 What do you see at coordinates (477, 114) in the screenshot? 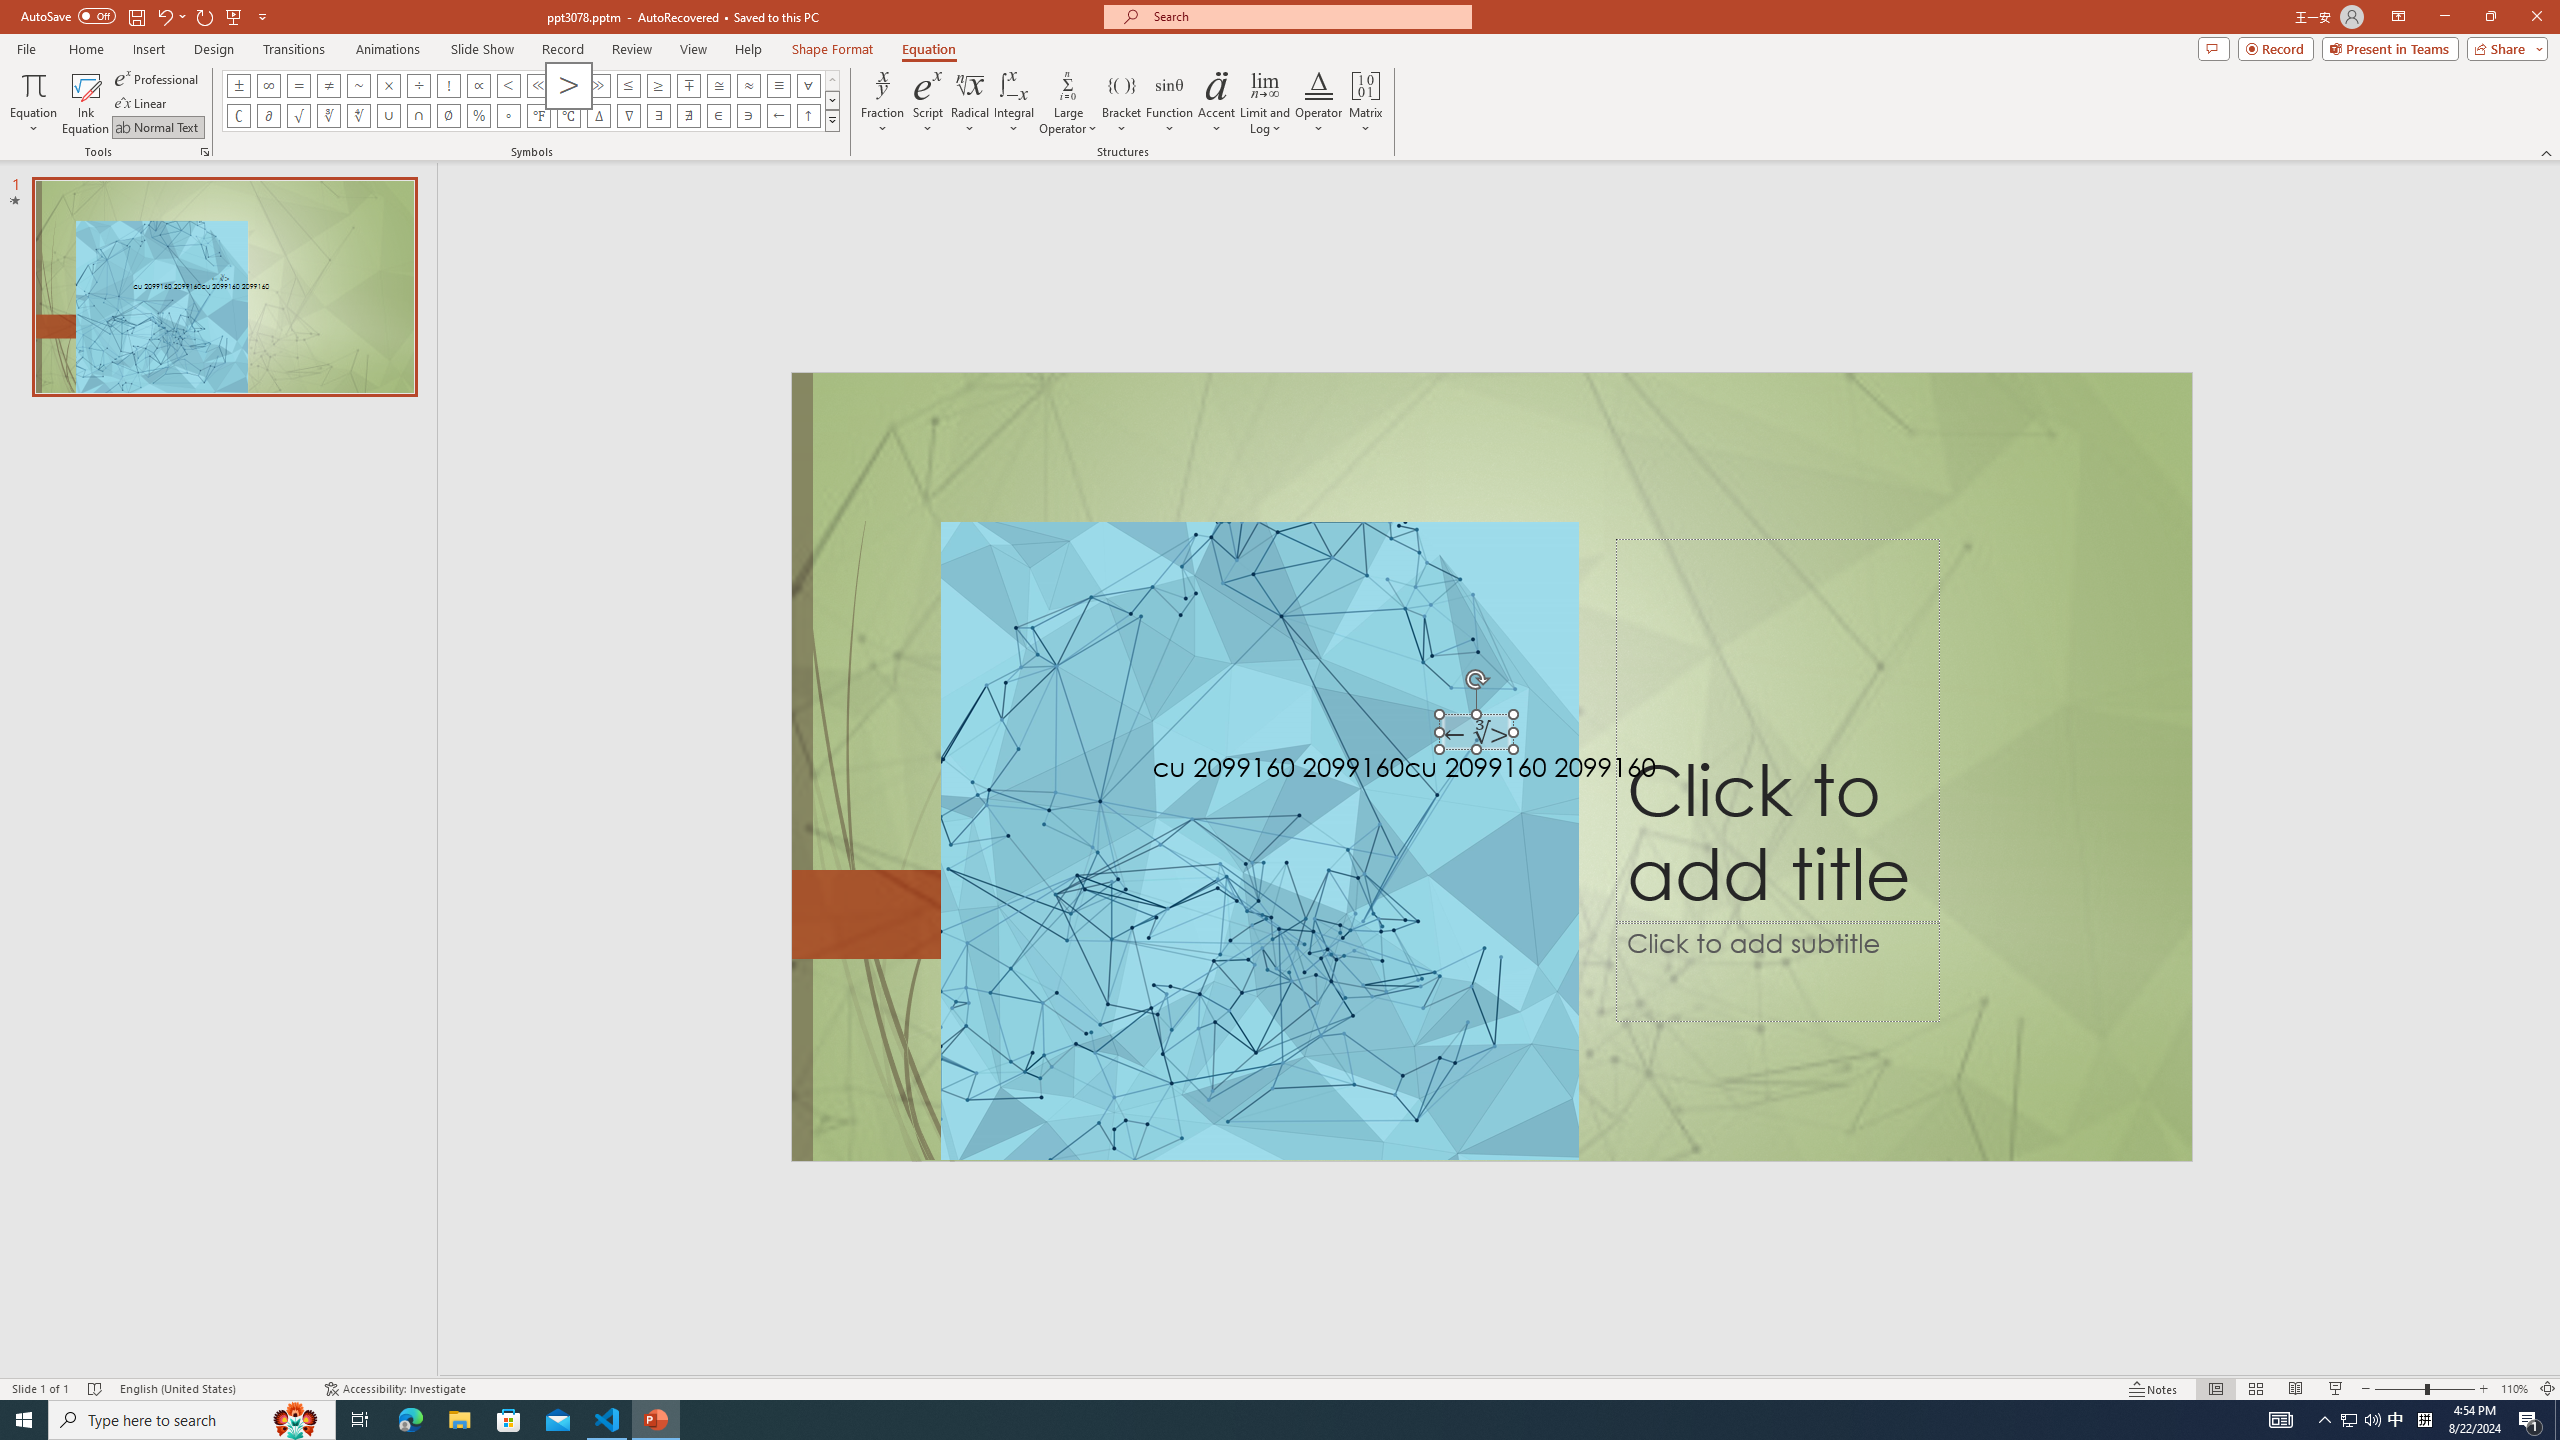
I see `'Equation Symbol Percentage'` at bounding box center [477, 114].